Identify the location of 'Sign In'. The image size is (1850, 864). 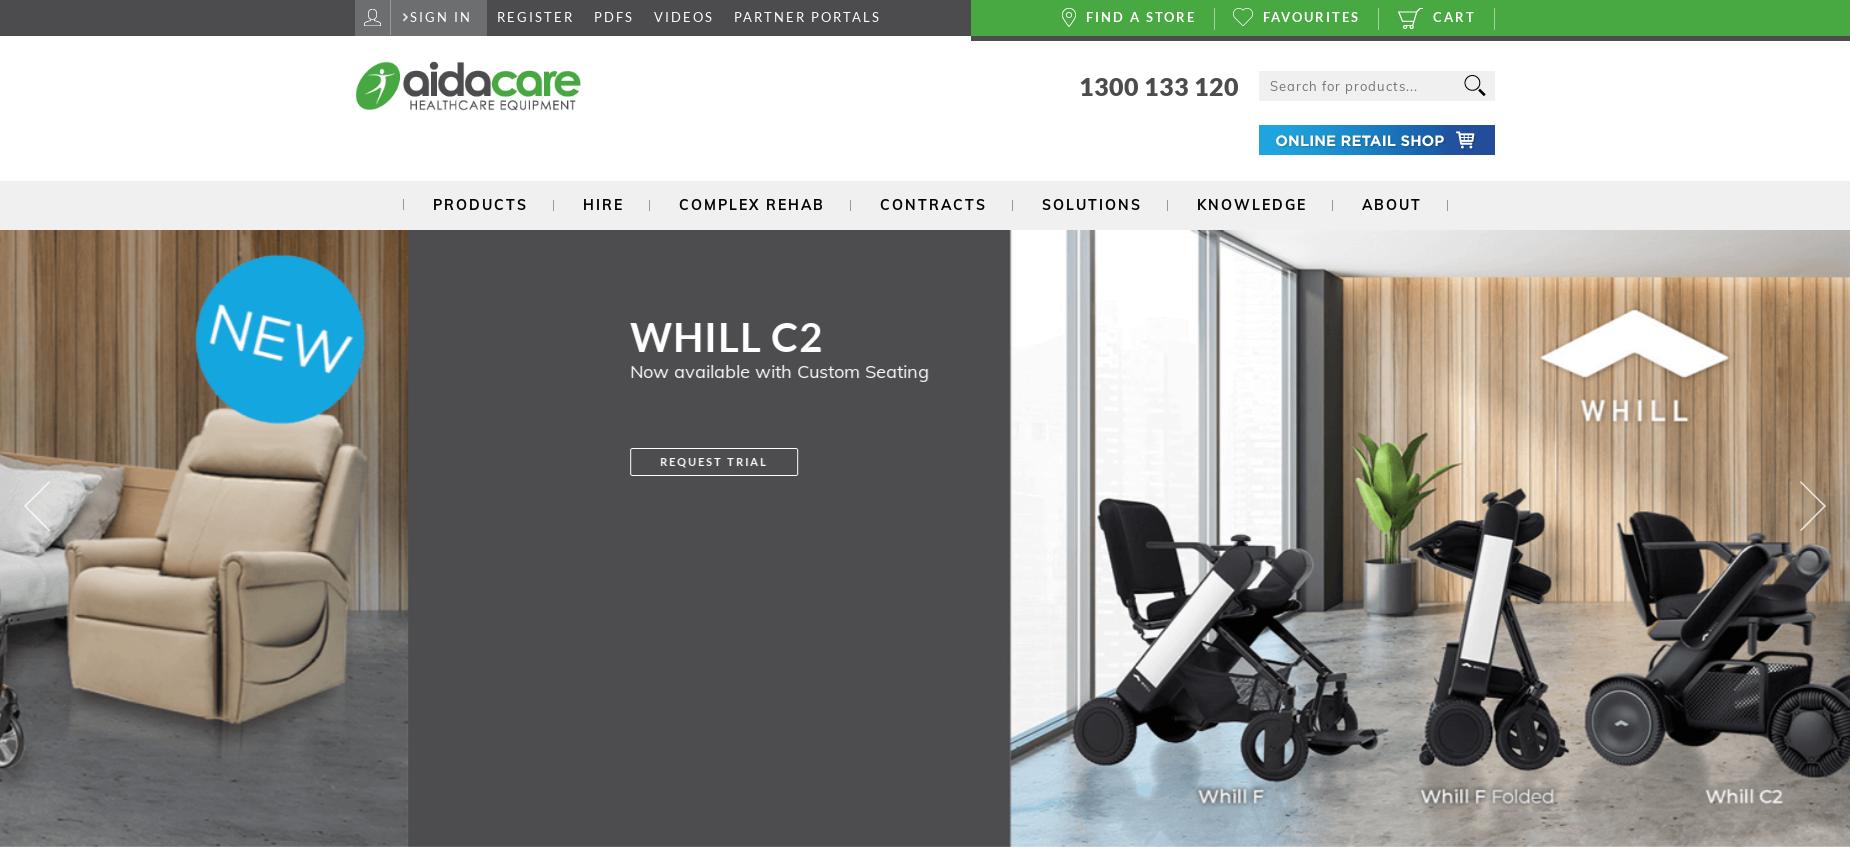
(440, 17).